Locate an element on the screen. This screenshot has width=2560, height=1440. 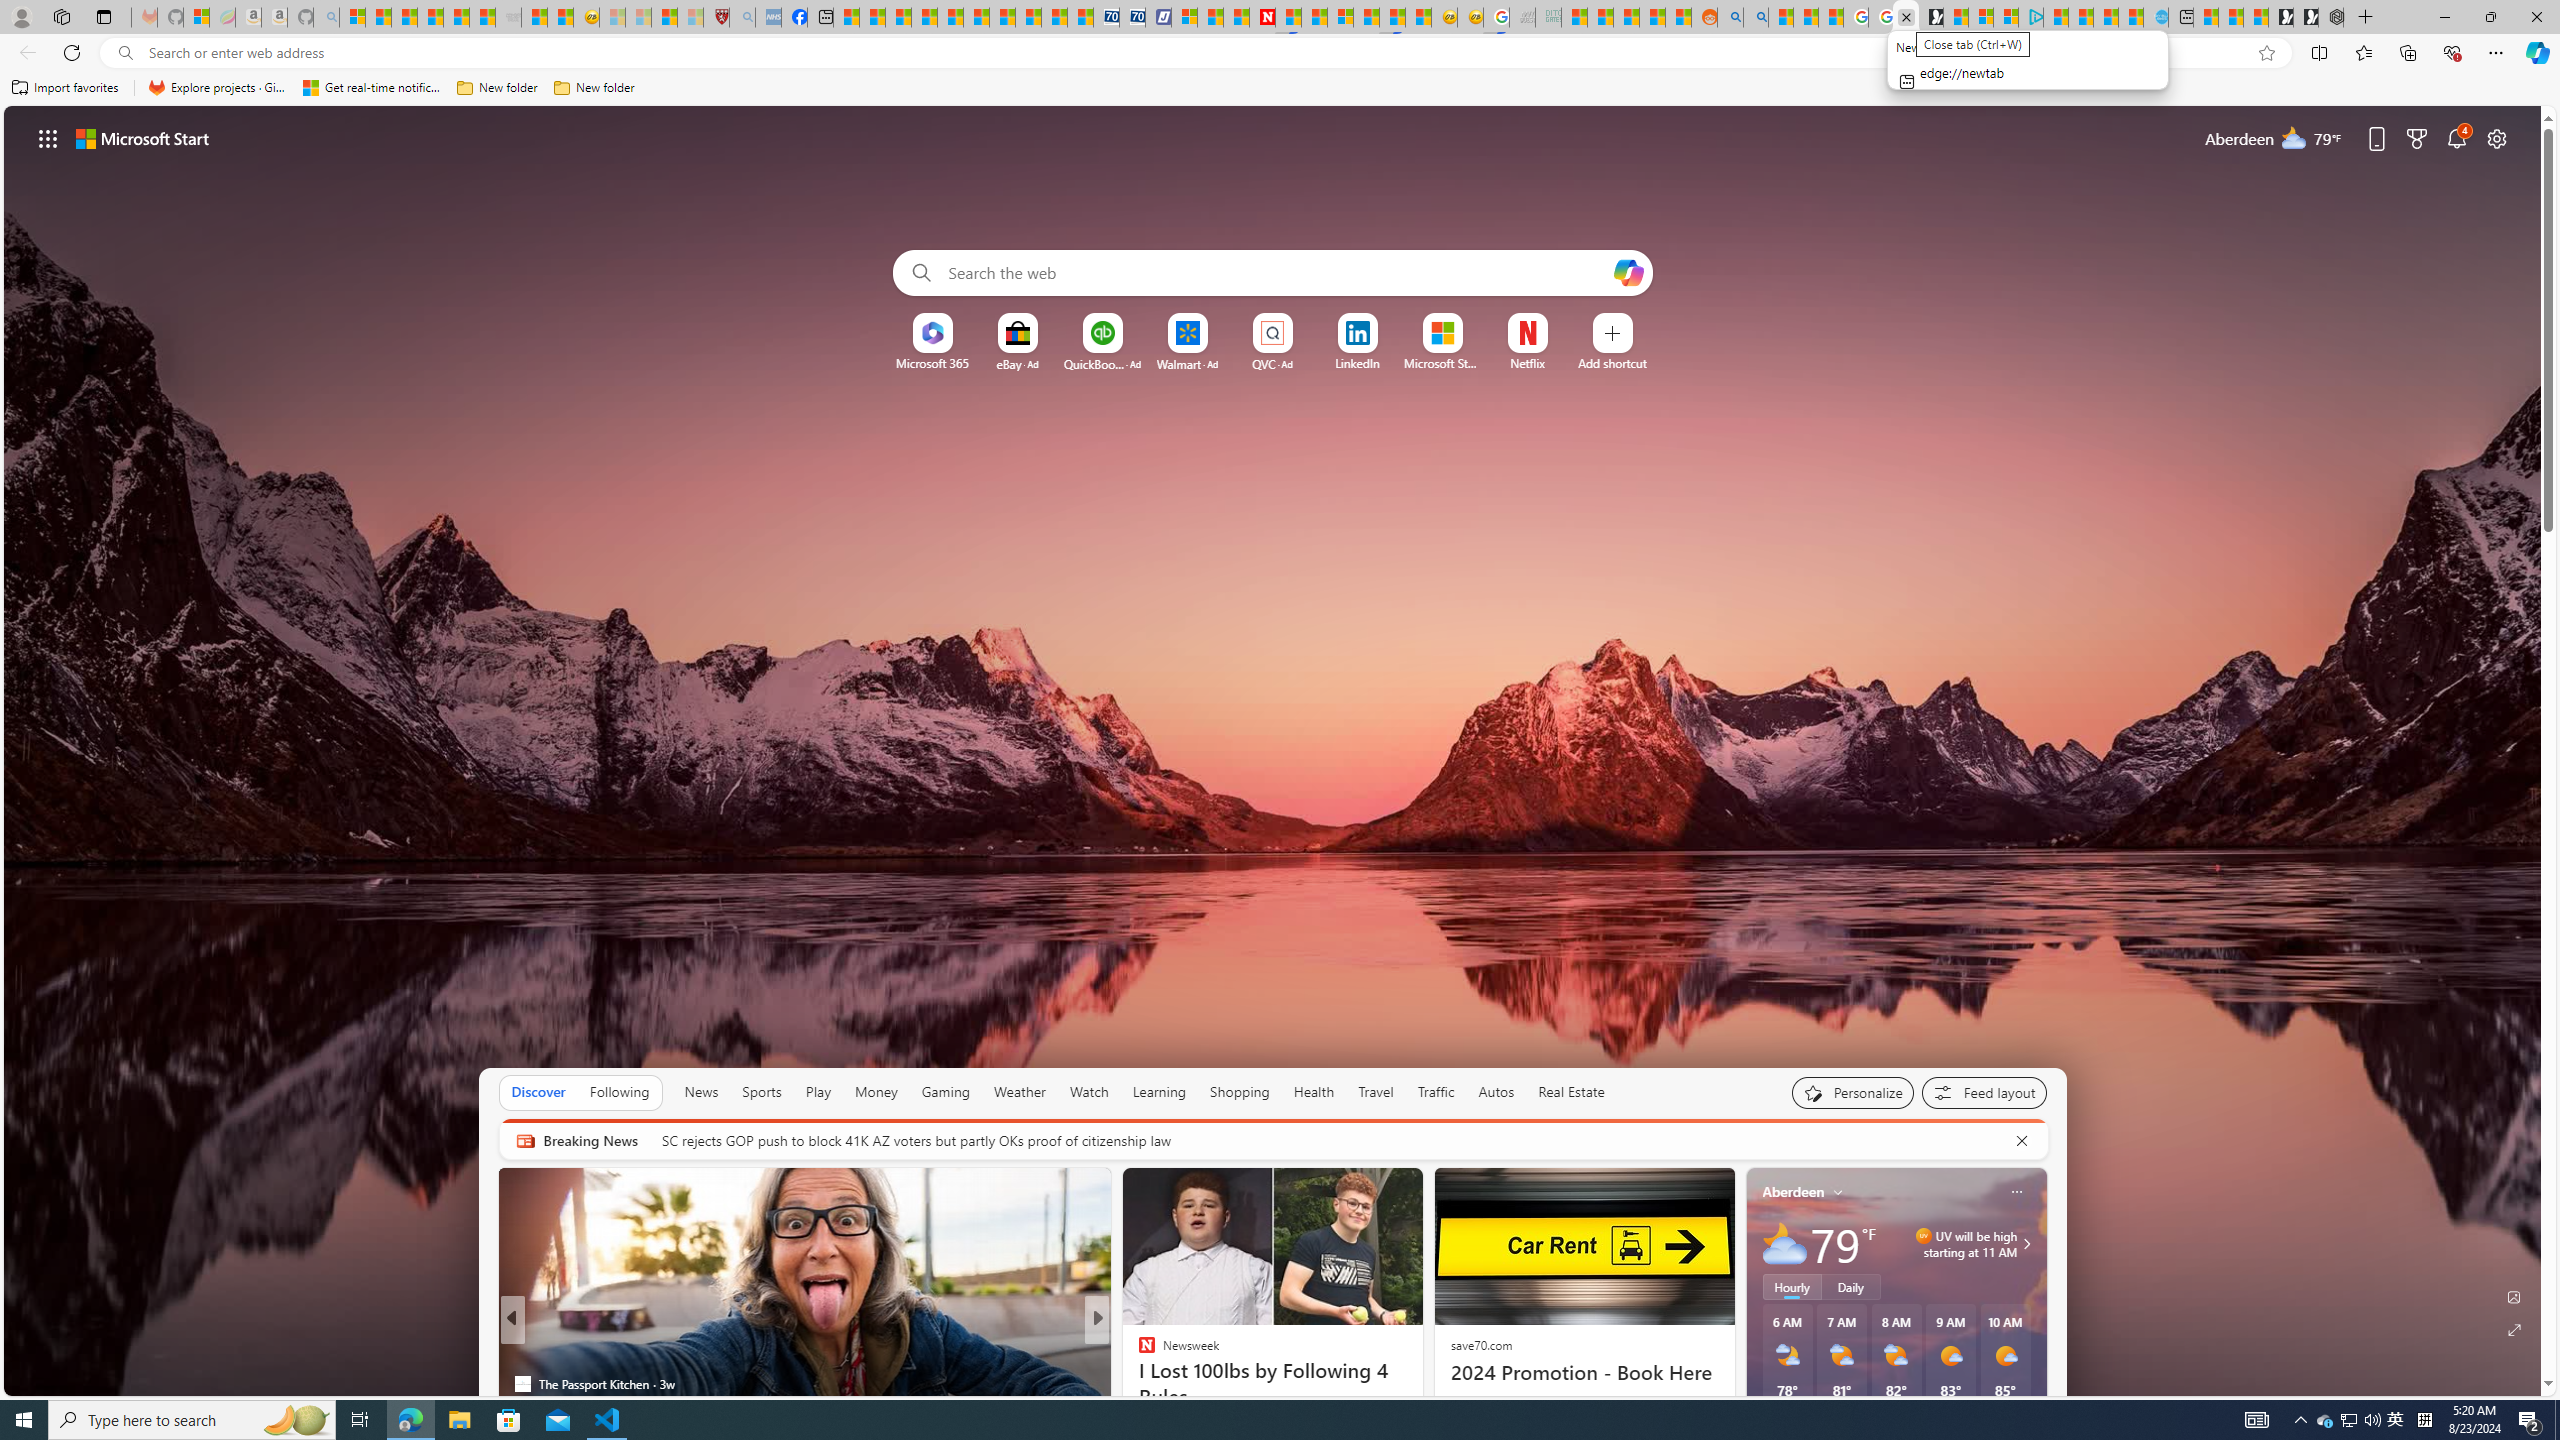
'Microsoft rewards' is located at coordinates (2416, 137).